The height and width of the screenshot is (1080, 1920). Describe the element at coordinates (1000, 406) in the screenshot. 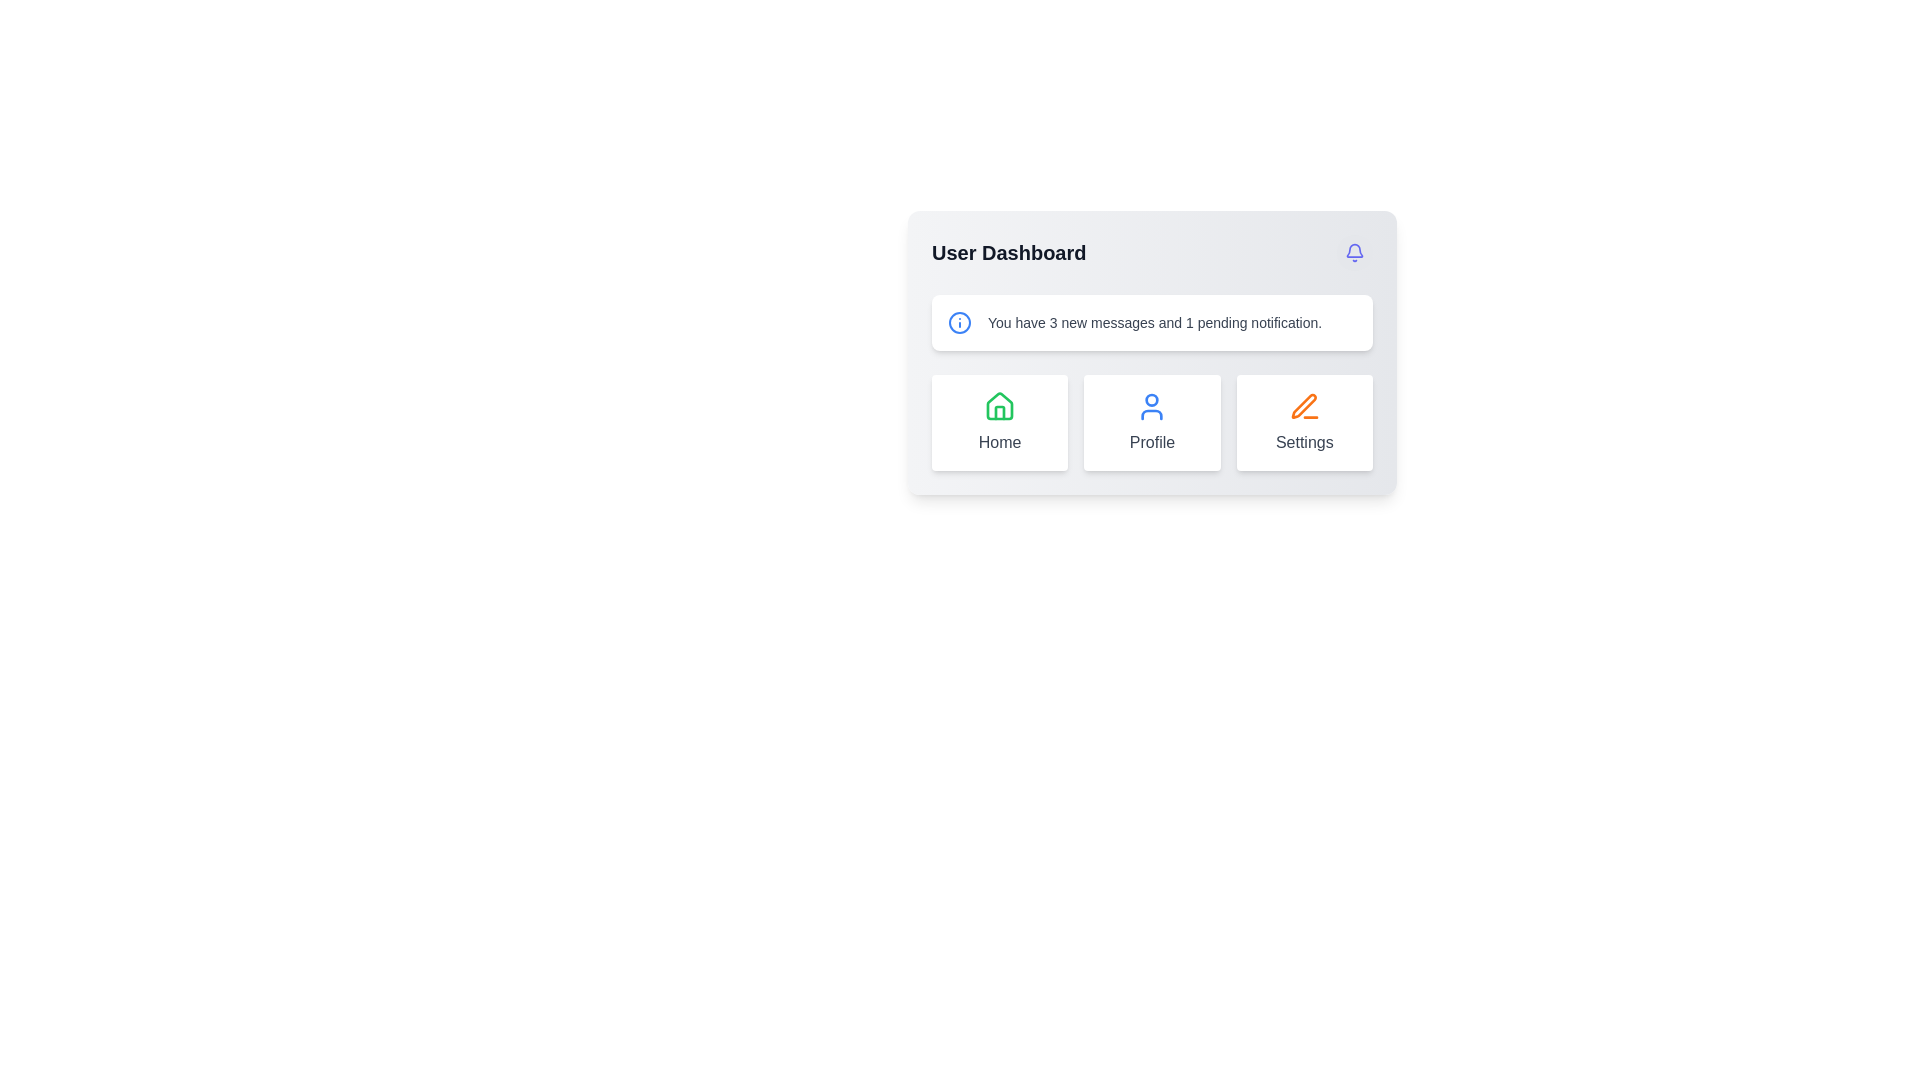

I see `the 'Home' icon located in the top-left of the main card area, which serves as a navigation tool to the user's home/dashboard page` at that location.